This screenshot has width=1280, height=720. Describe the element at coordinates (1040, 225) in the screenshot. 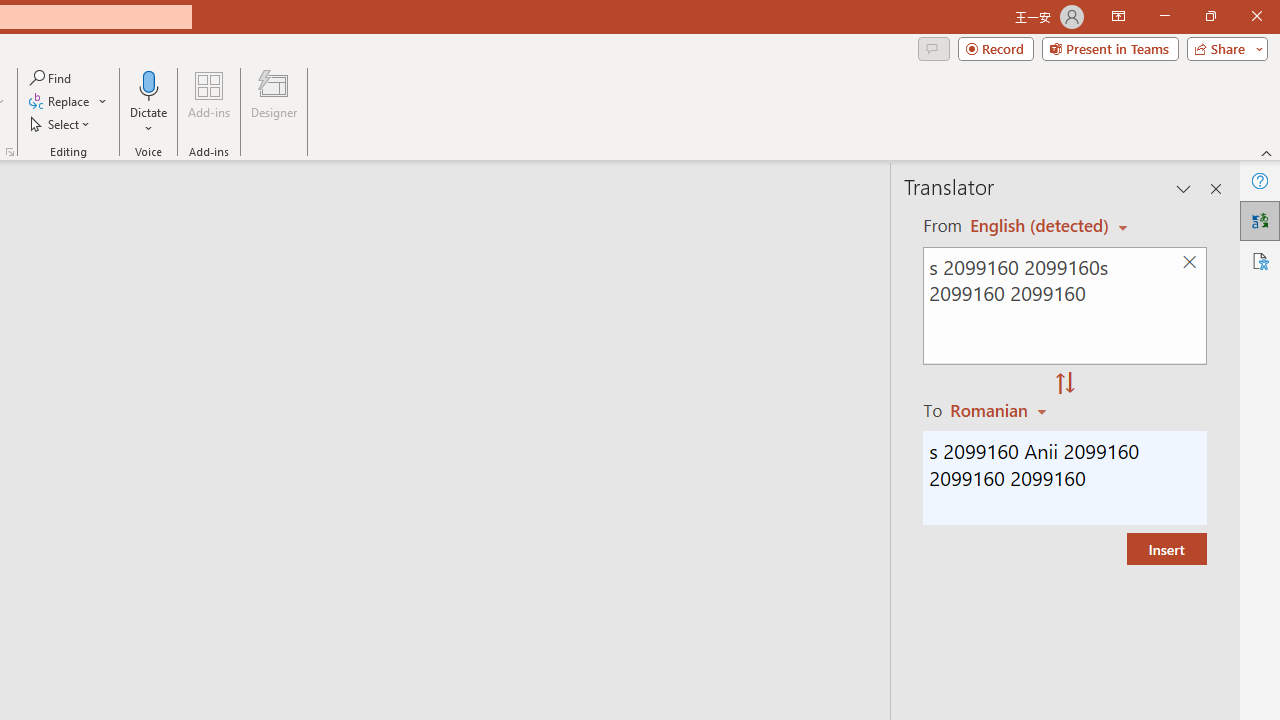

I see `'Czech (detected)'` at that location.